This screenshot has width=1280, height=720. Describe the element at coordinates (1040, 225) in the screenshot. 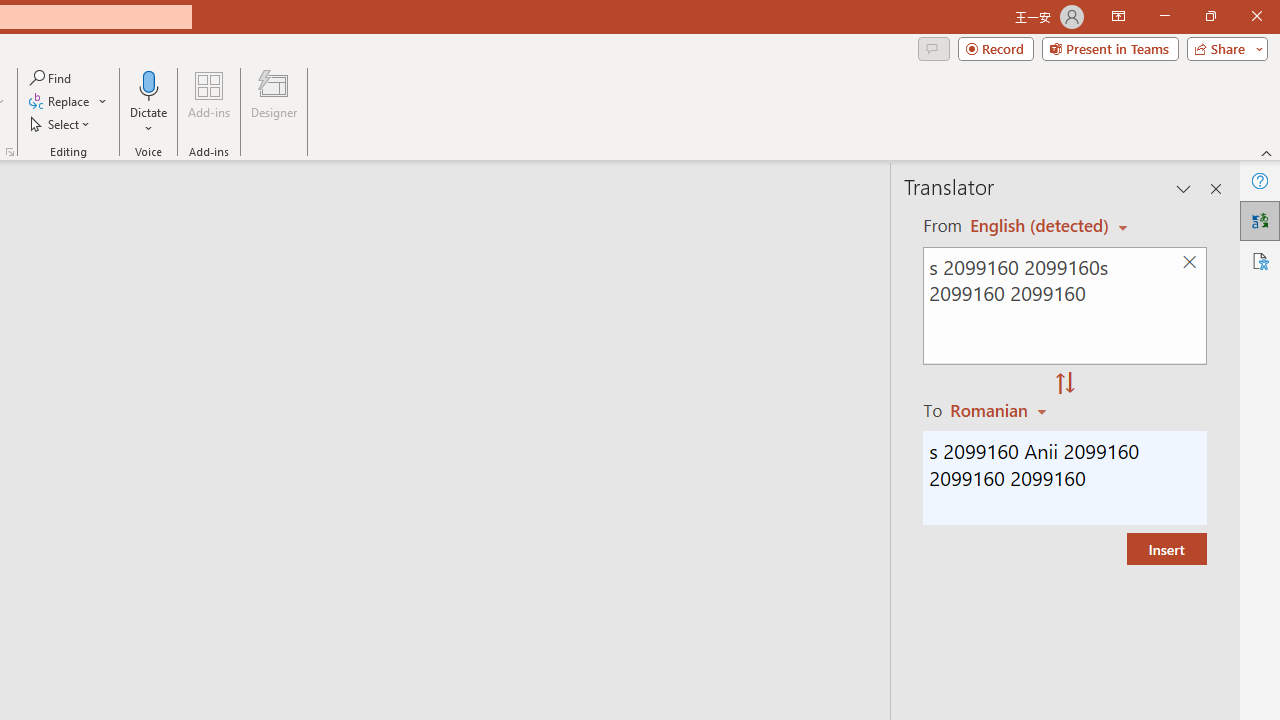

I see `'Czech (detected)'` at that location.